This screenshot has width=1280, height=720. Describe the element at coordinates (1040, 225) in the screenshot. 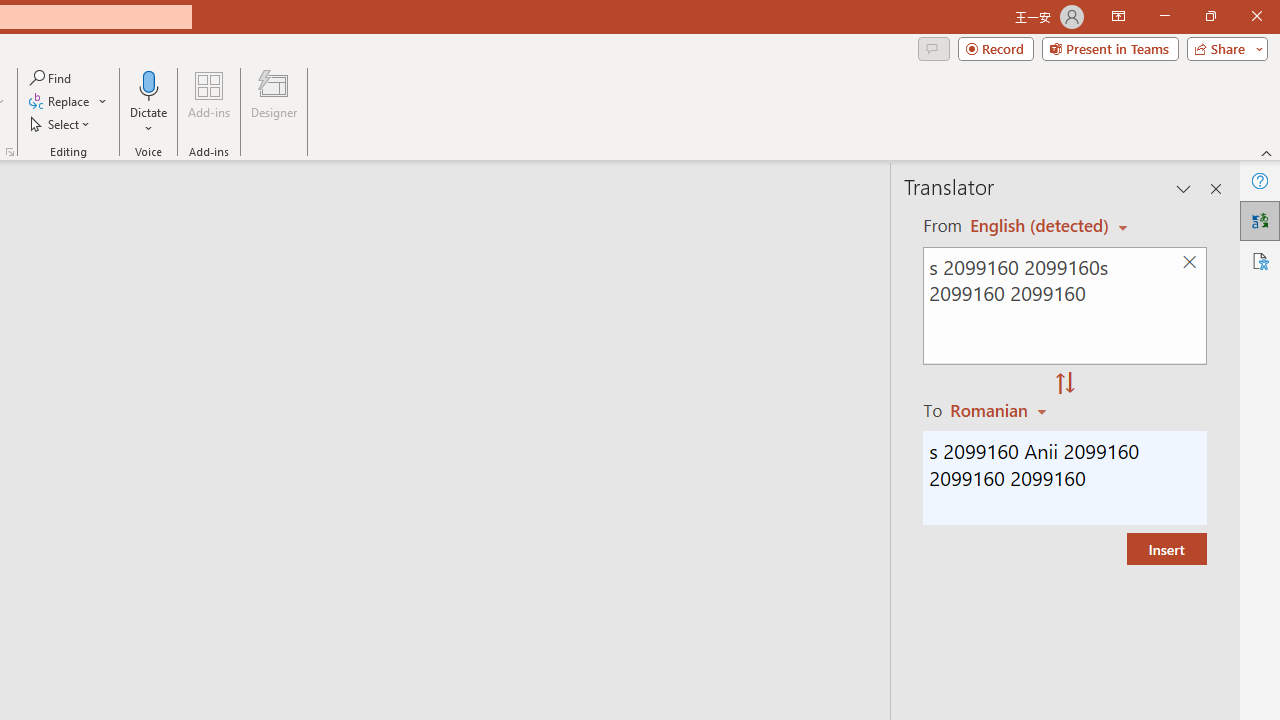

I see `'Czech (detected)'` at that location.